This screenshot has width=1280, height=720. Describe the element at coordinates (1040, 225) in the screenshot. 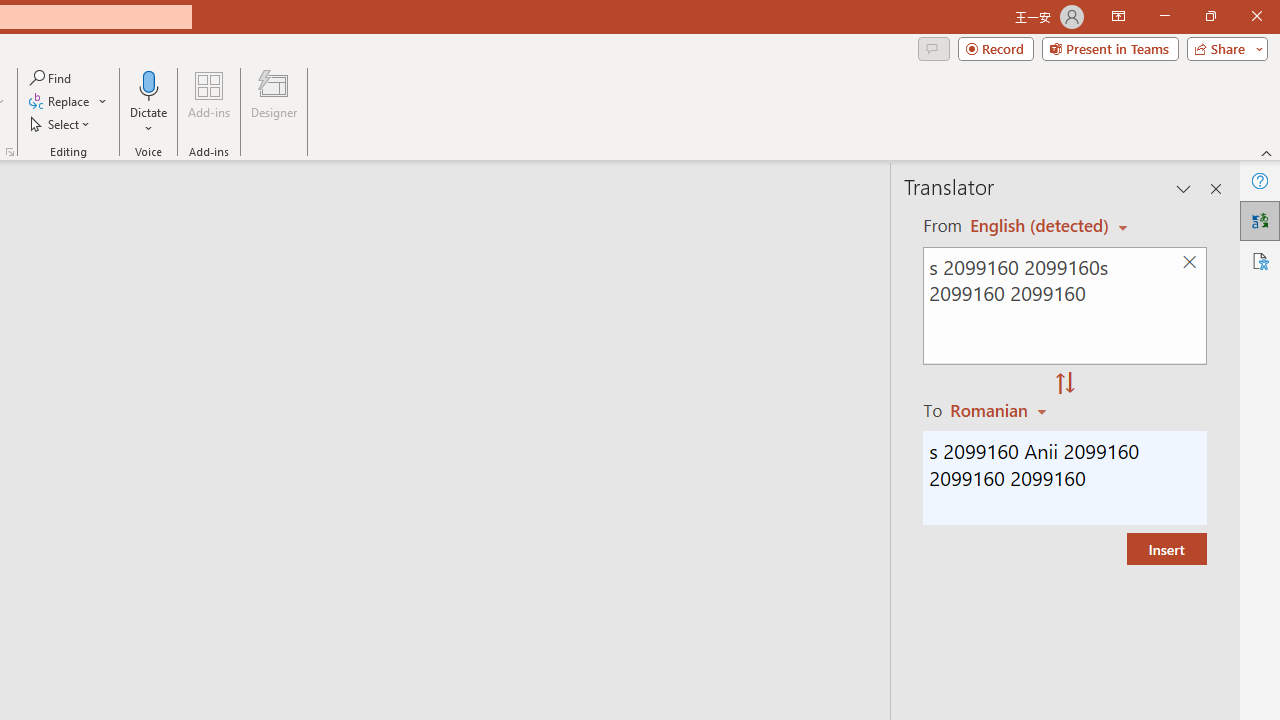

I see `'Czech (detected)'` at that location.